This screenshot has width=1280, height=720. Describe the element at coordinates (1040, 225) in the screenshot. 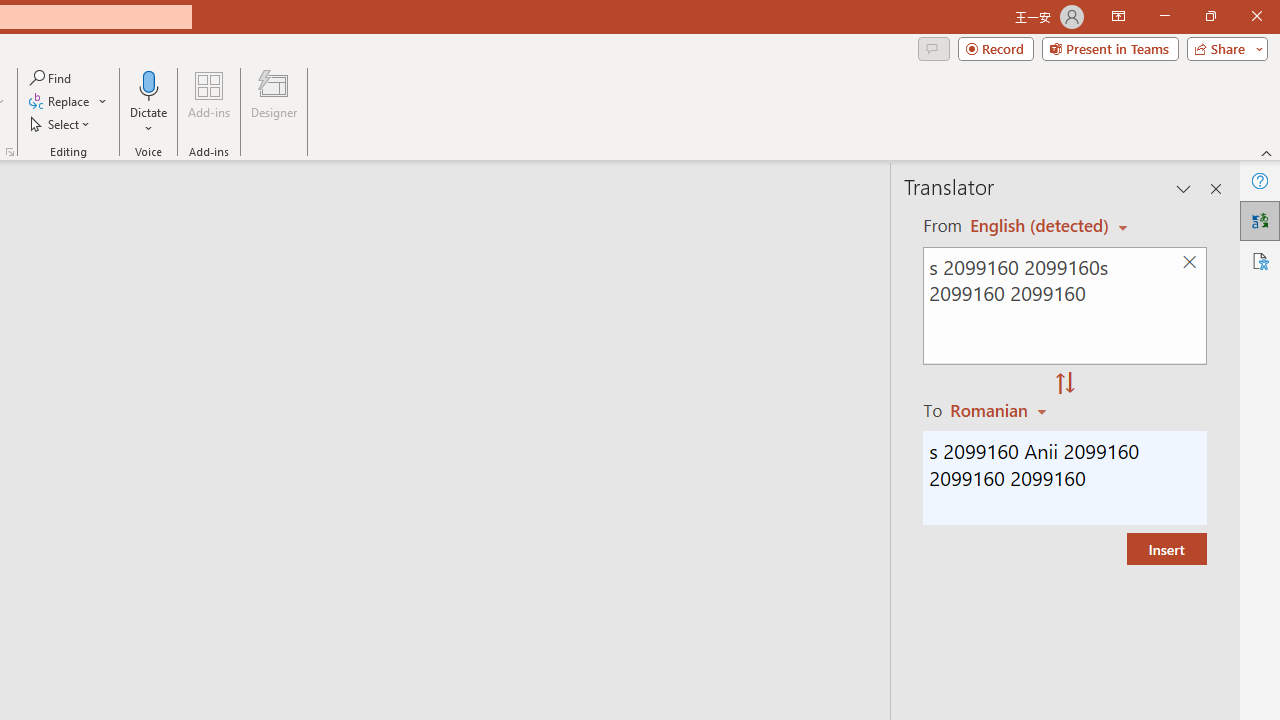

I see `'Czech (detected)'` at that location.